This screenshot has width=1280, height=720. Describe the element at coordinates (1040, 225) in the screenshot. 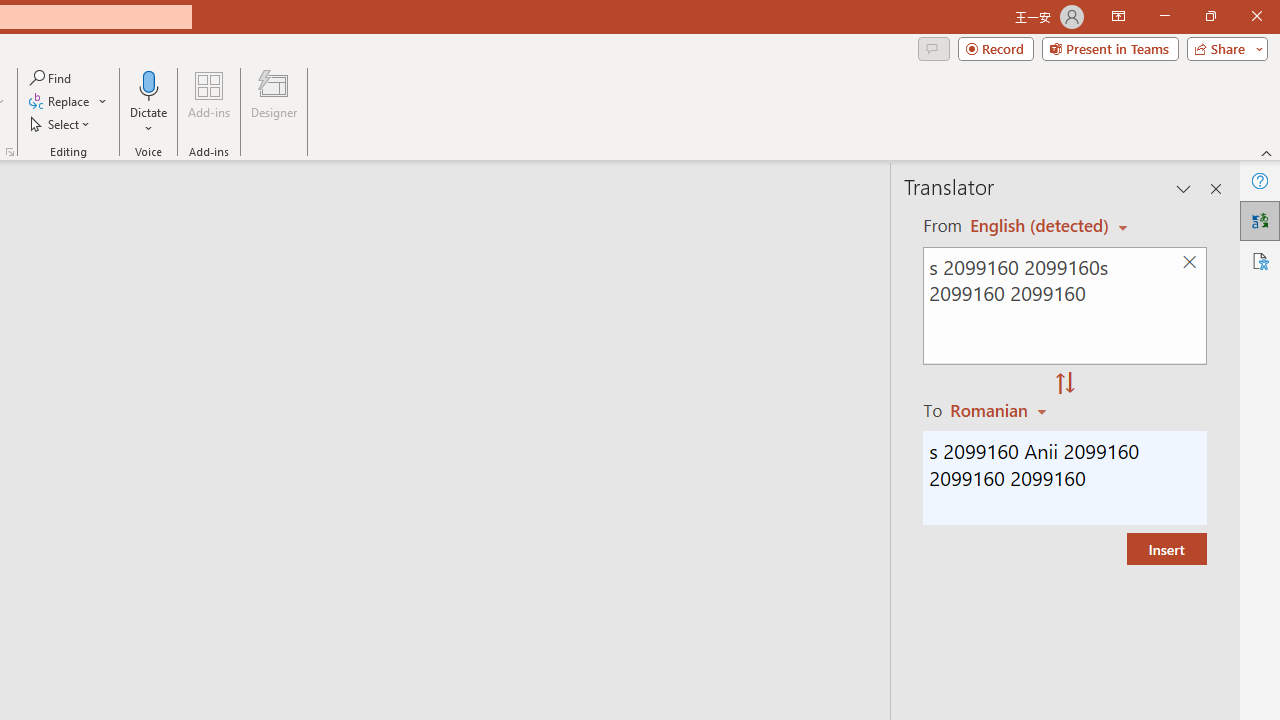

I see `'Czech (detected)'` at that location.